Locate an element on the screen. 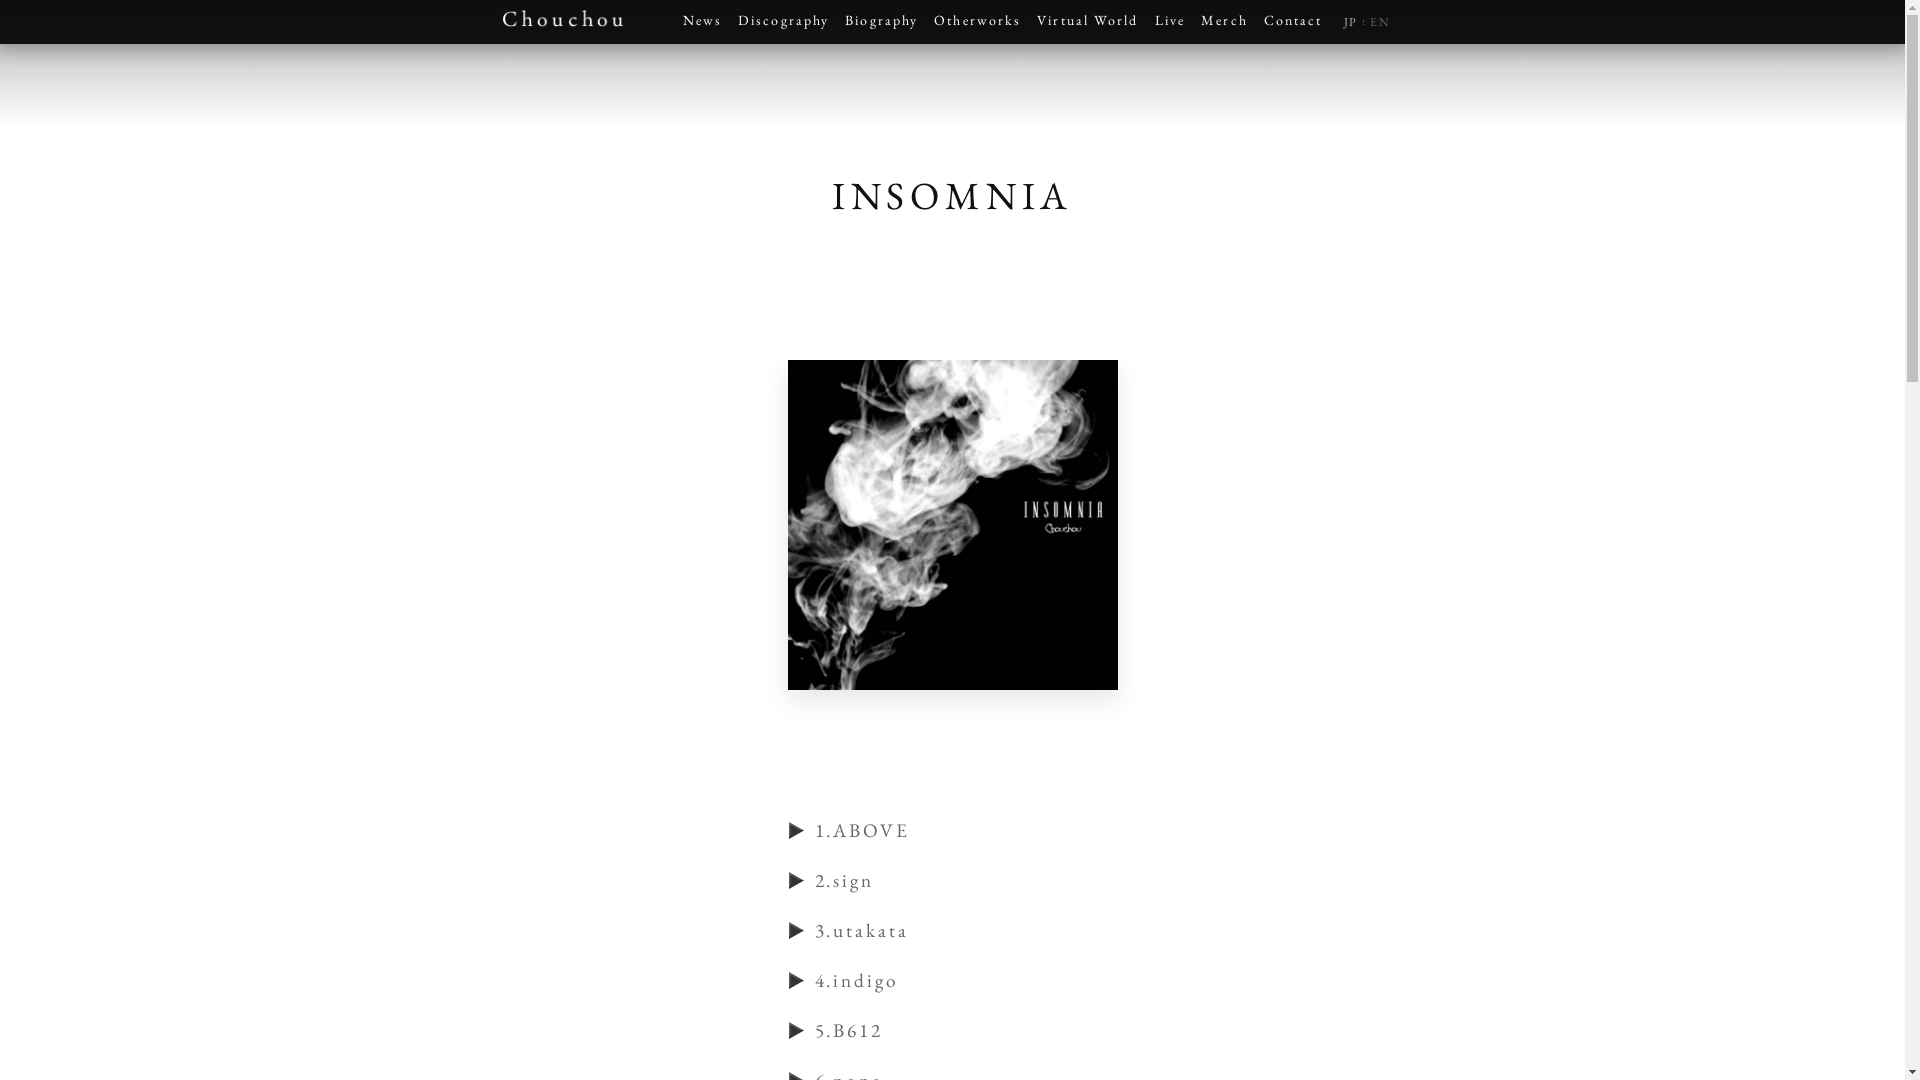  'Contact' is located at coordinates (1293, 21).